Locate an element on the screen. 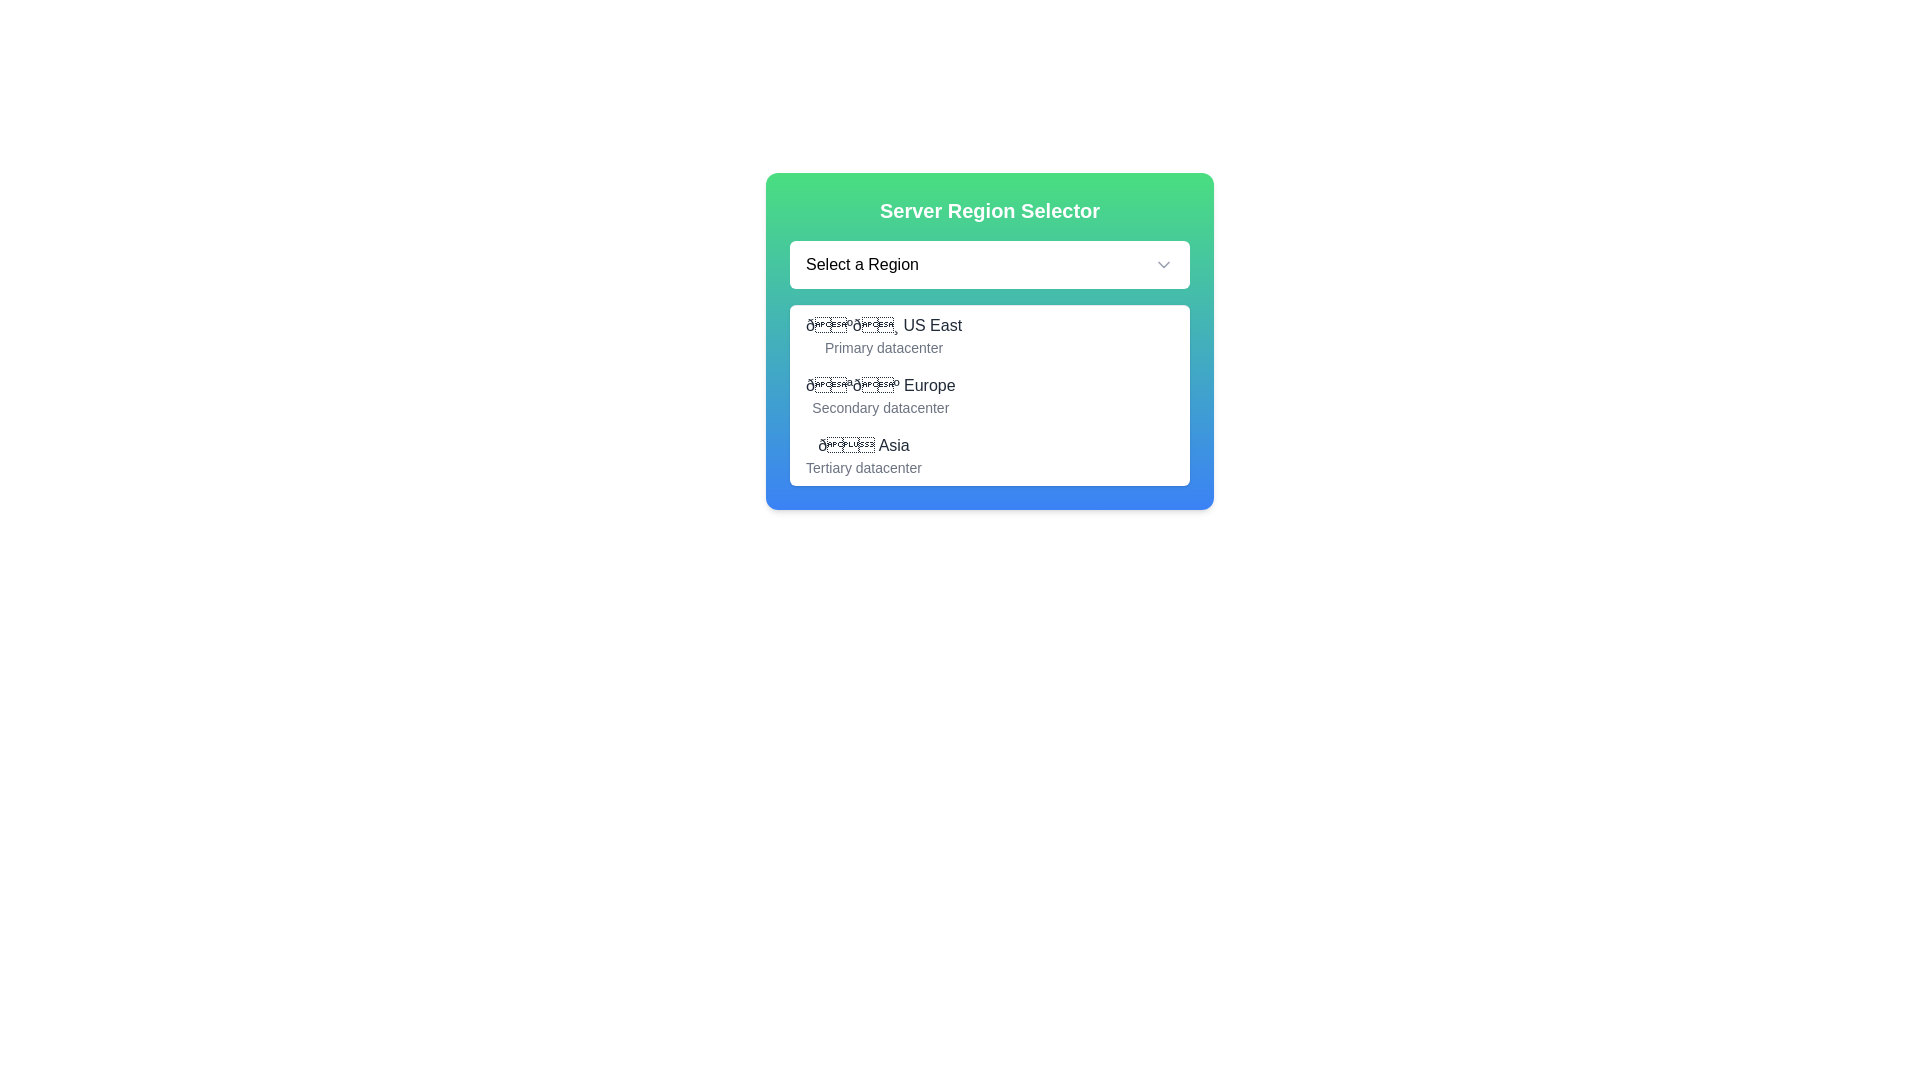  the 'Asia Tertiary datacenter' option is located at coordinates (989, 455).